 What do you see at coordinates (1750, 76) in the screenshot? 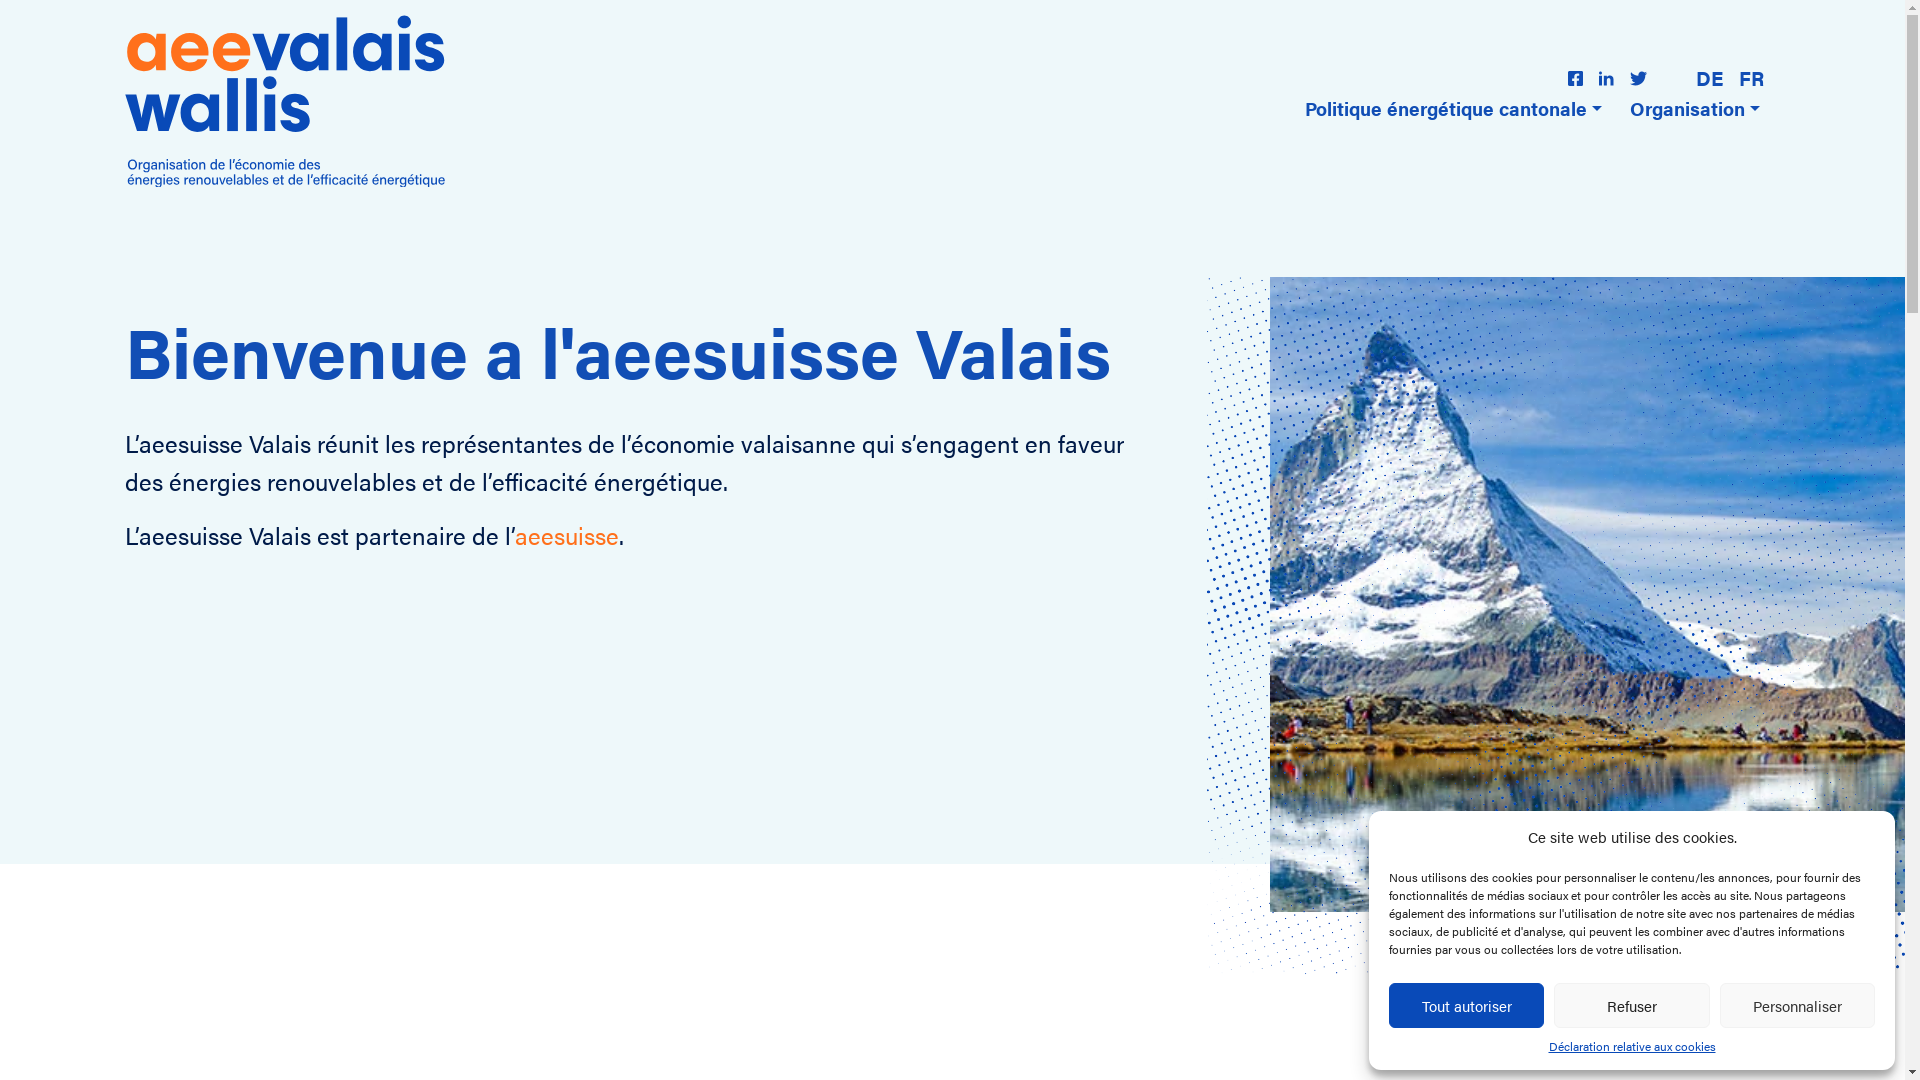
I see `'FR'` at bounding box center [1750, 76].